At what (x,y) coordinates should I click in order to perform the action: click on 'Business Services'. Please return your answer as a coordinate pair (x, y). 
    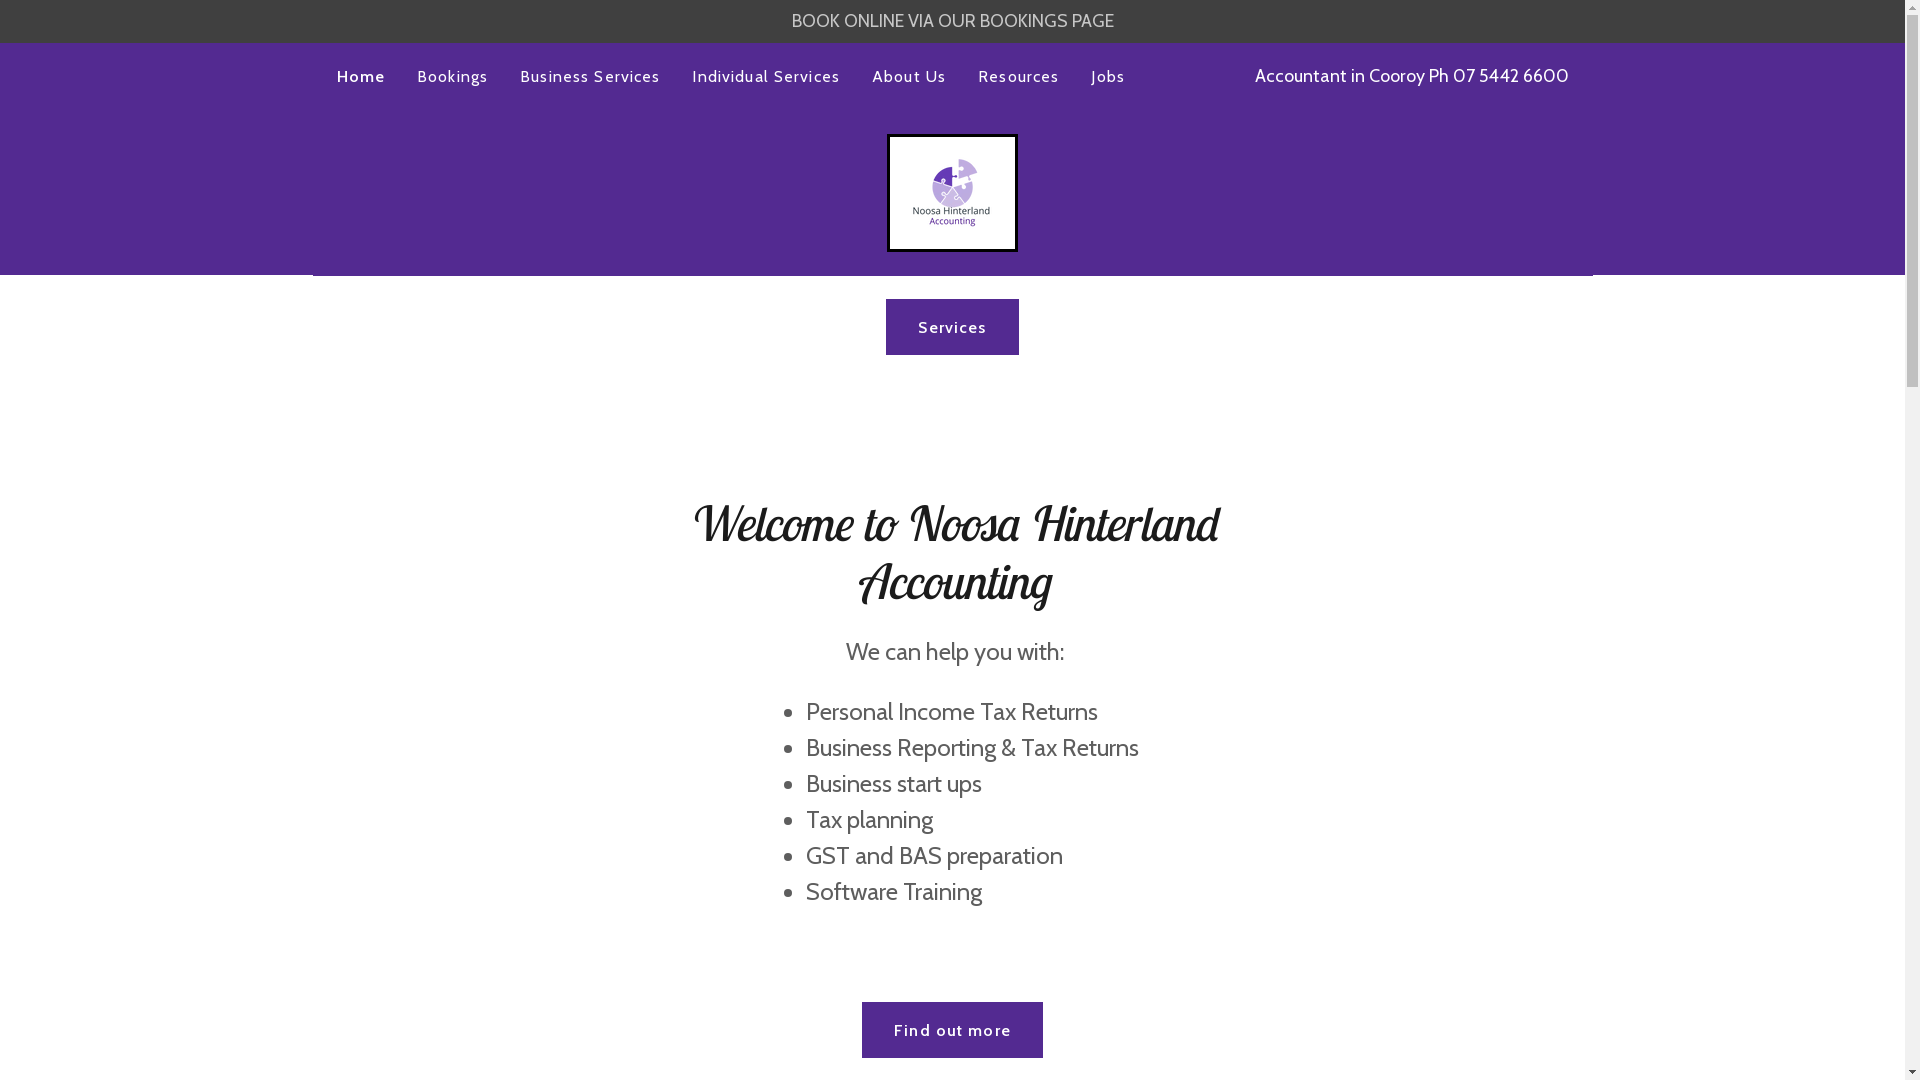
    Looking at the image, I should click on (589, 75).